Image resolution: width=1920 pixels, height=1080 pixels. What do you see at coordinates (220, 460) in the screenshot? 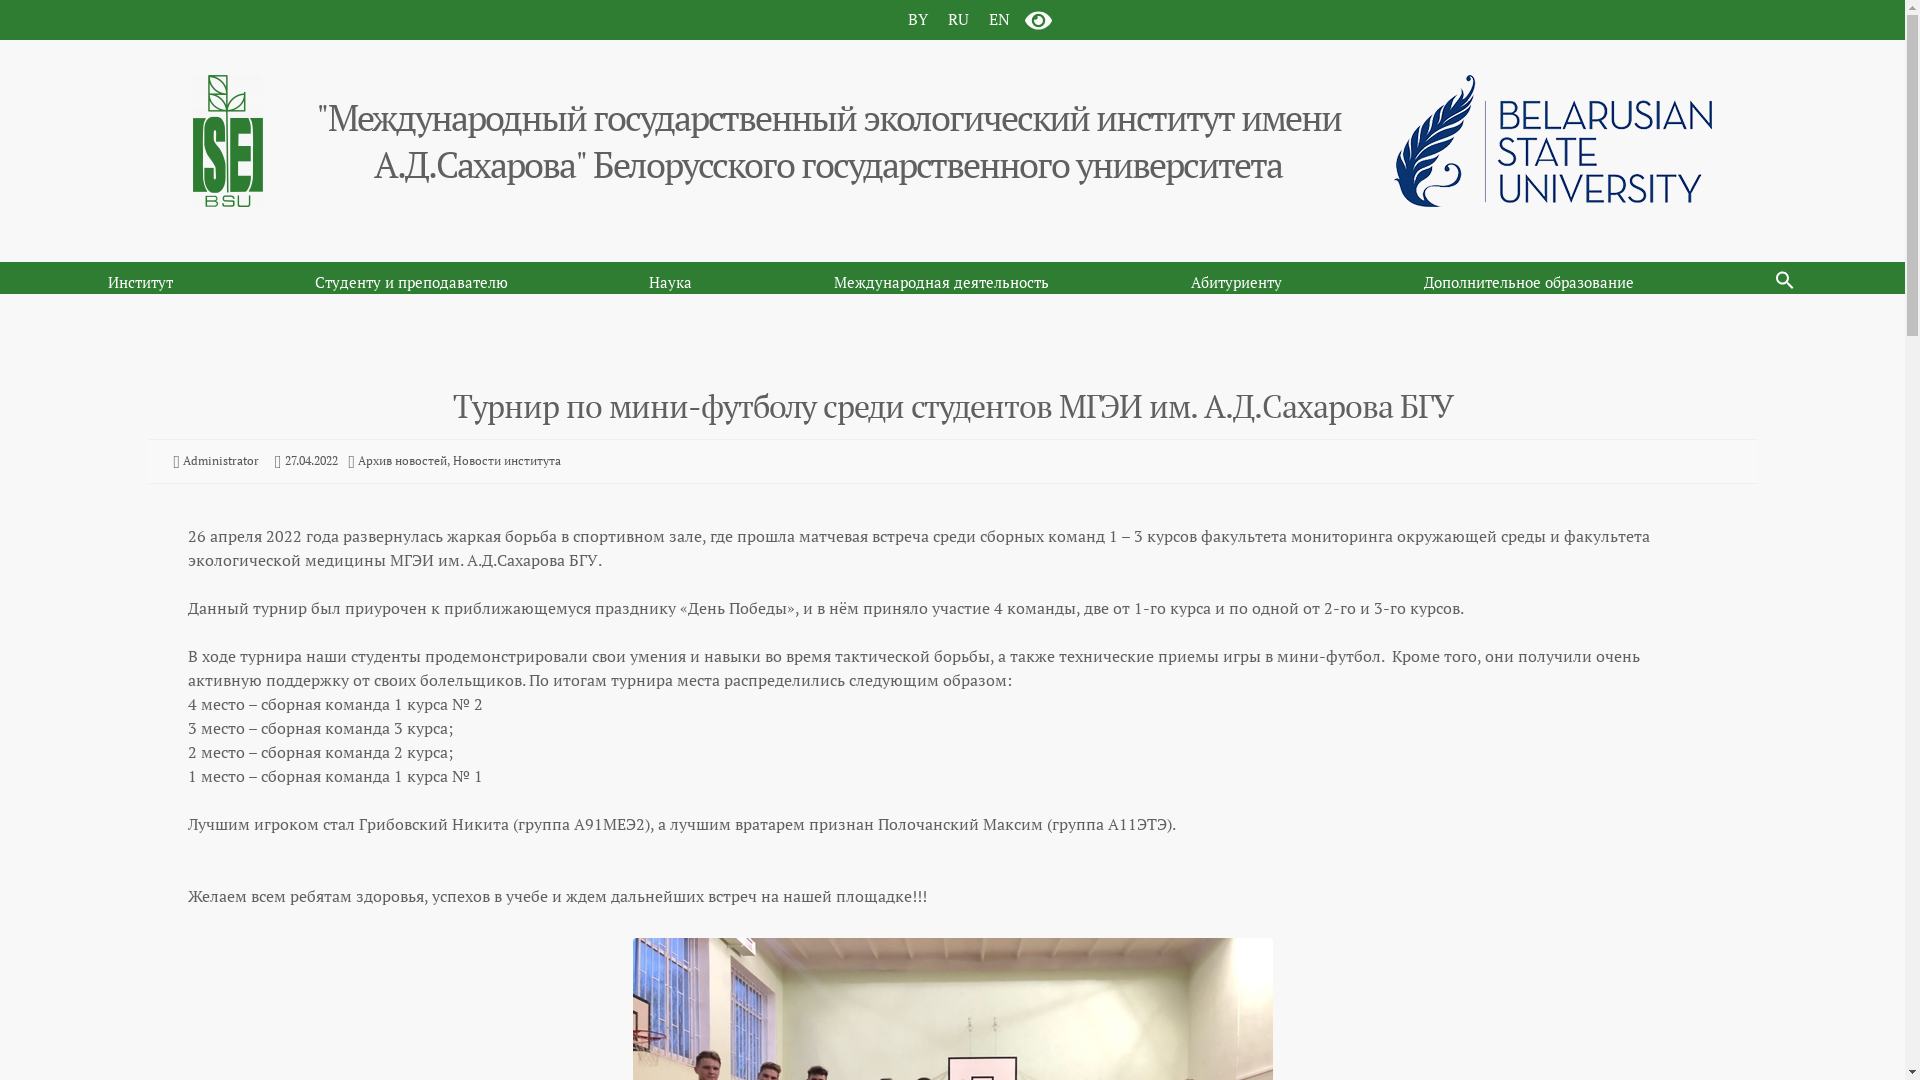
I see `'Administrator'` at bounding box center [220, 460].